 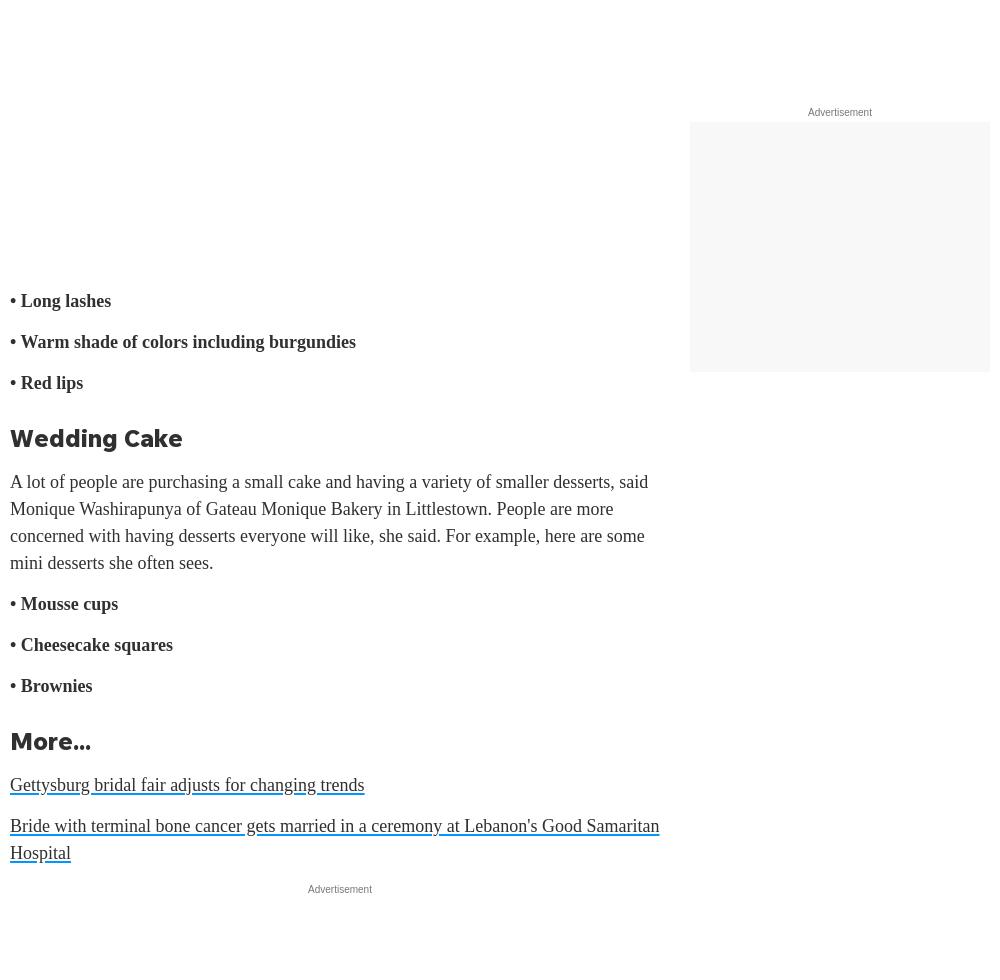 What do you see at coordinates (333, 839) in the screenshot?
I see `'Bride with terminal bone cancer gets married in a ceremony at Lebanon's Good Samaritan Hospital'` at bounding box center [333, 839].